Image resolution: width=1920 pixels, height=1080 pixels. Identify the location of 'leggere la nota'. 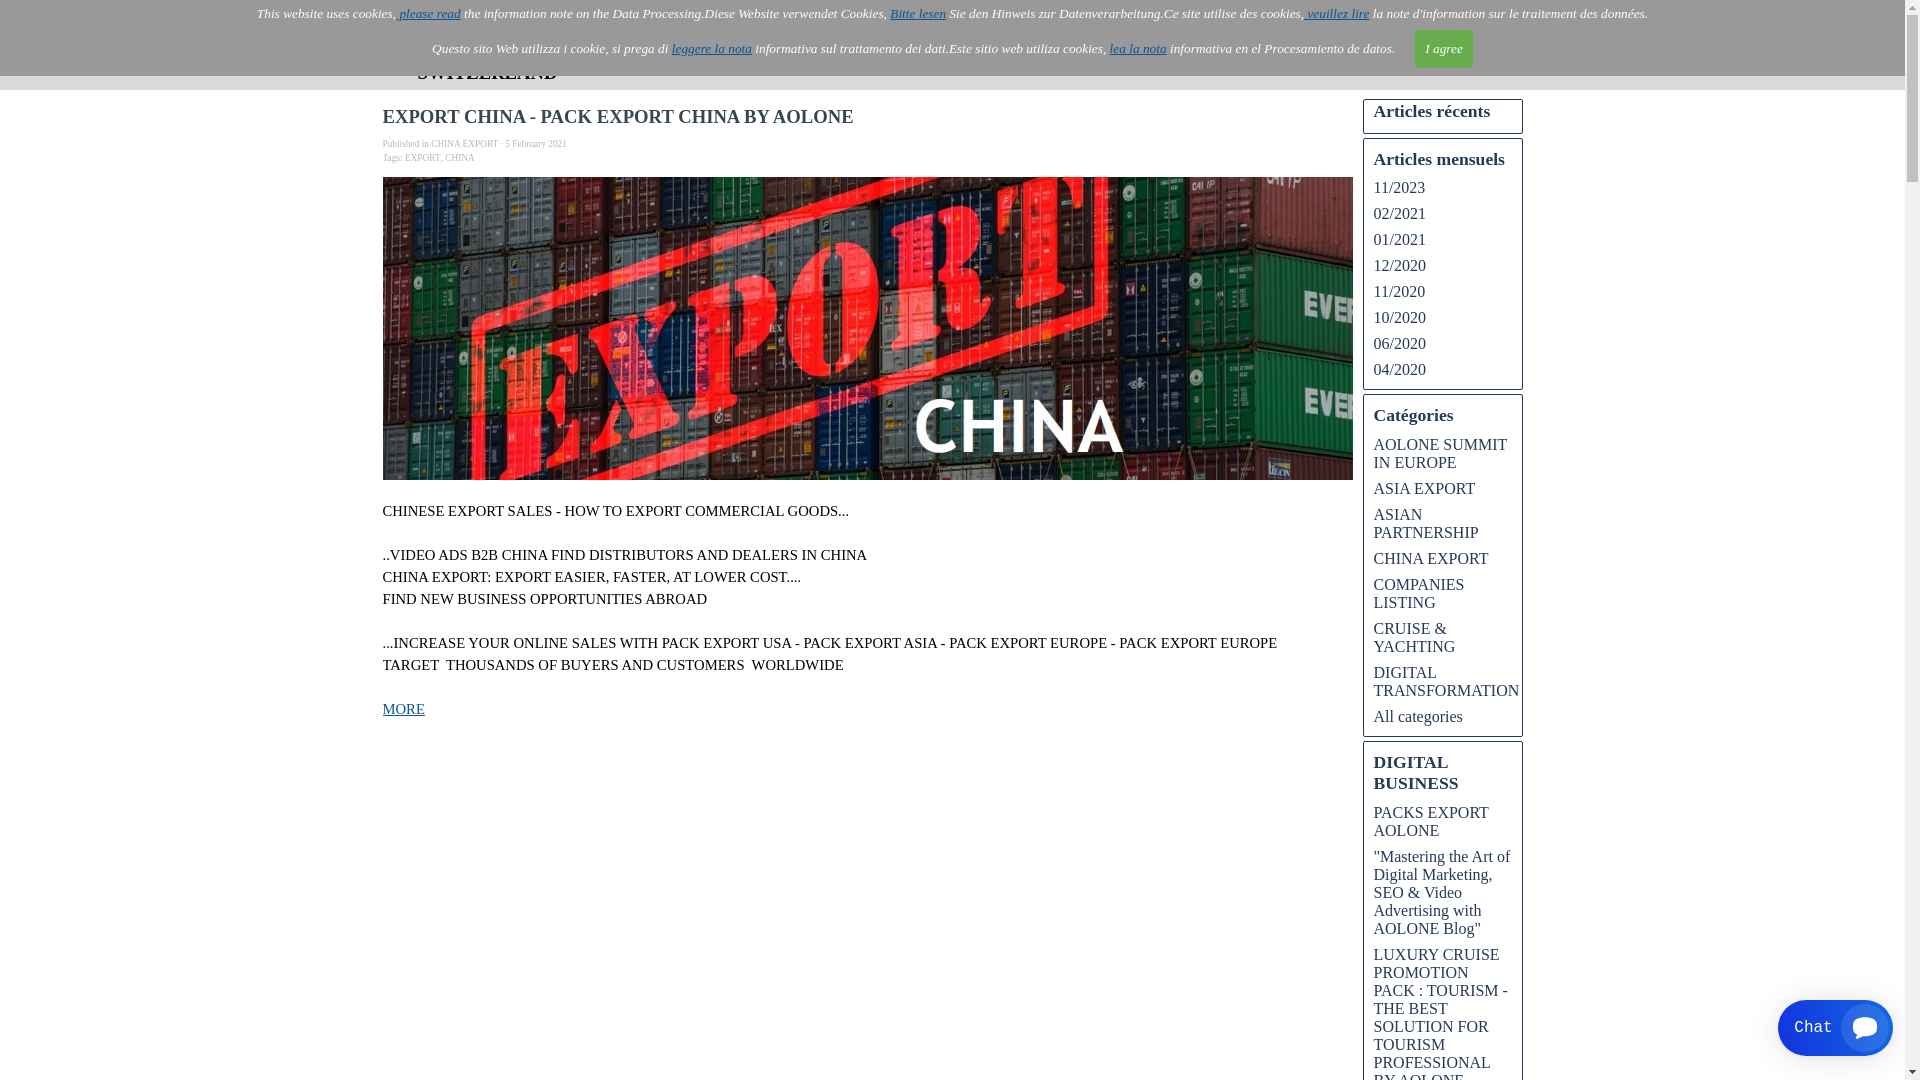
(711, 47).